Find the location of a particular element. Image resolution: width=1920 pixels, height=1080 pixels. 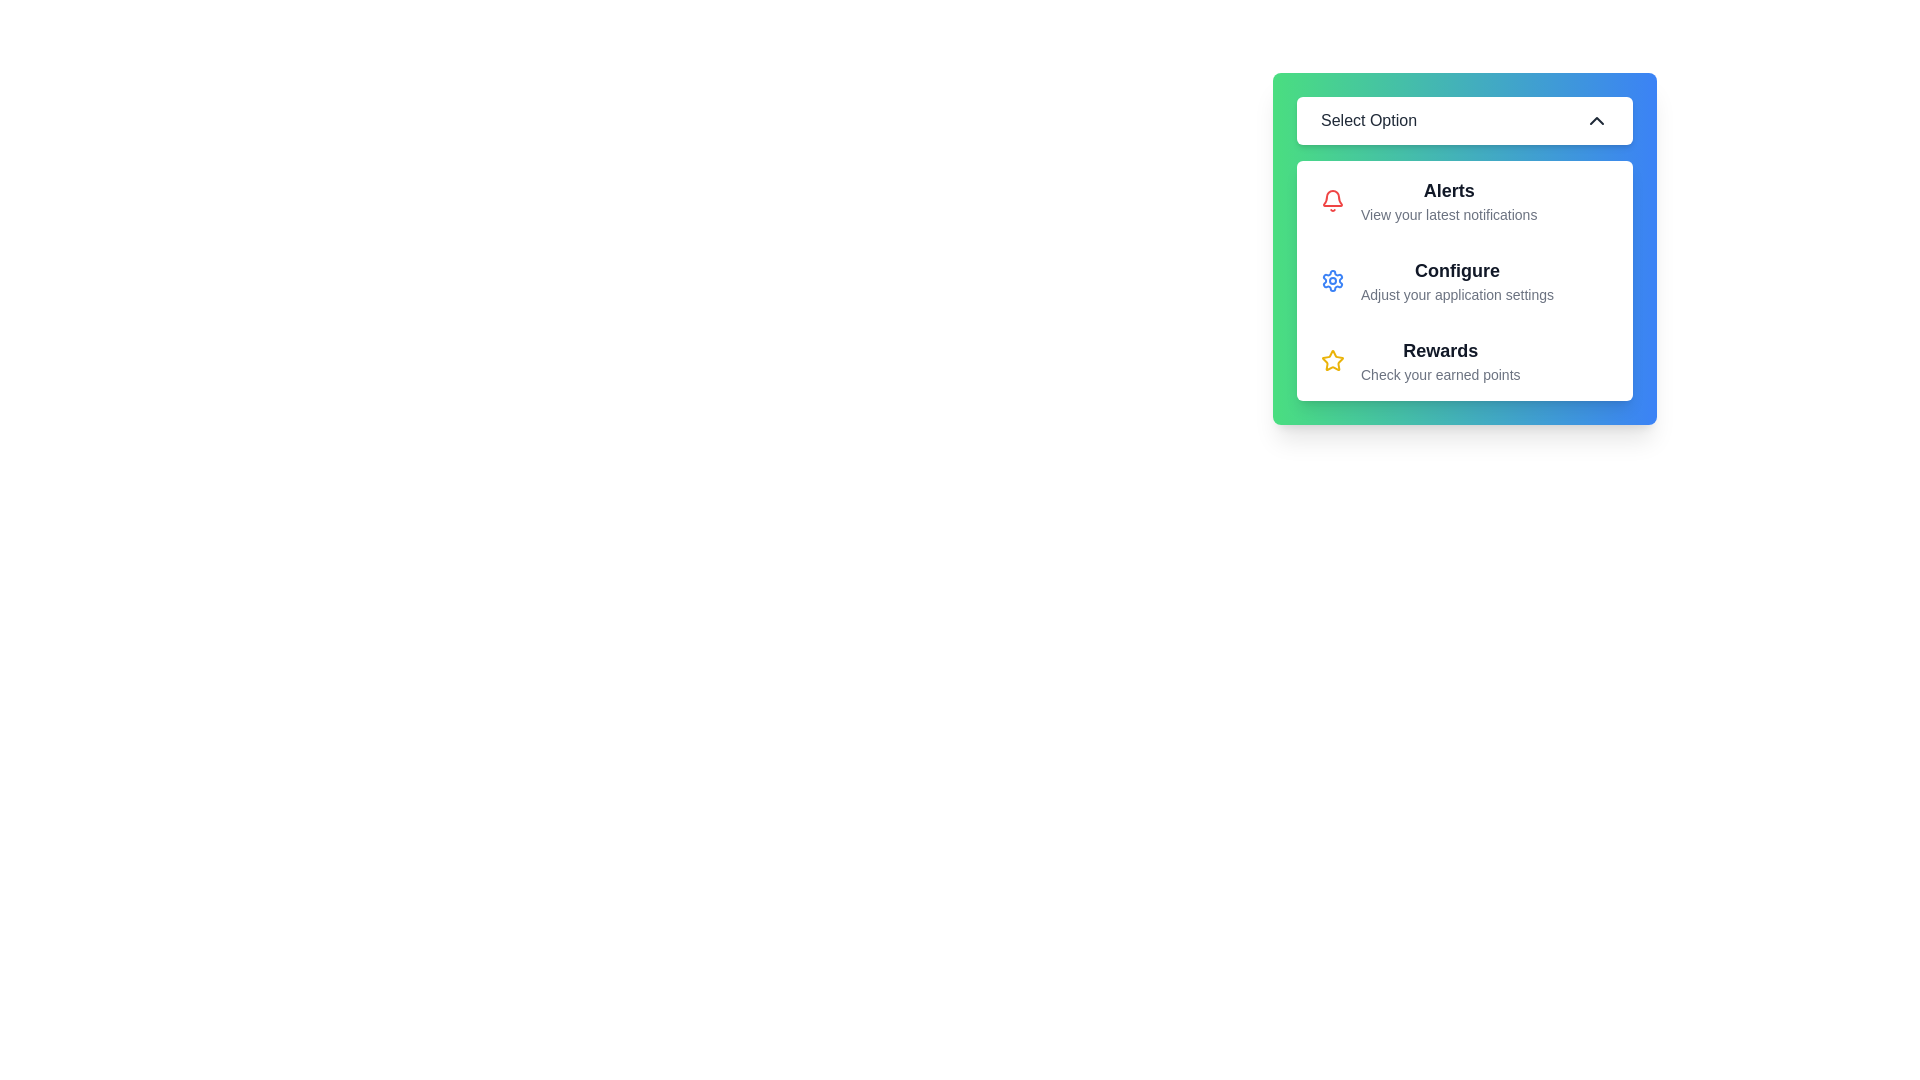

the static text label 'Alerts' which is styled as a bold, large font headline and positioned at the top of the dropdown menu under 'Select Option' is located at coordinates (1449, 191).